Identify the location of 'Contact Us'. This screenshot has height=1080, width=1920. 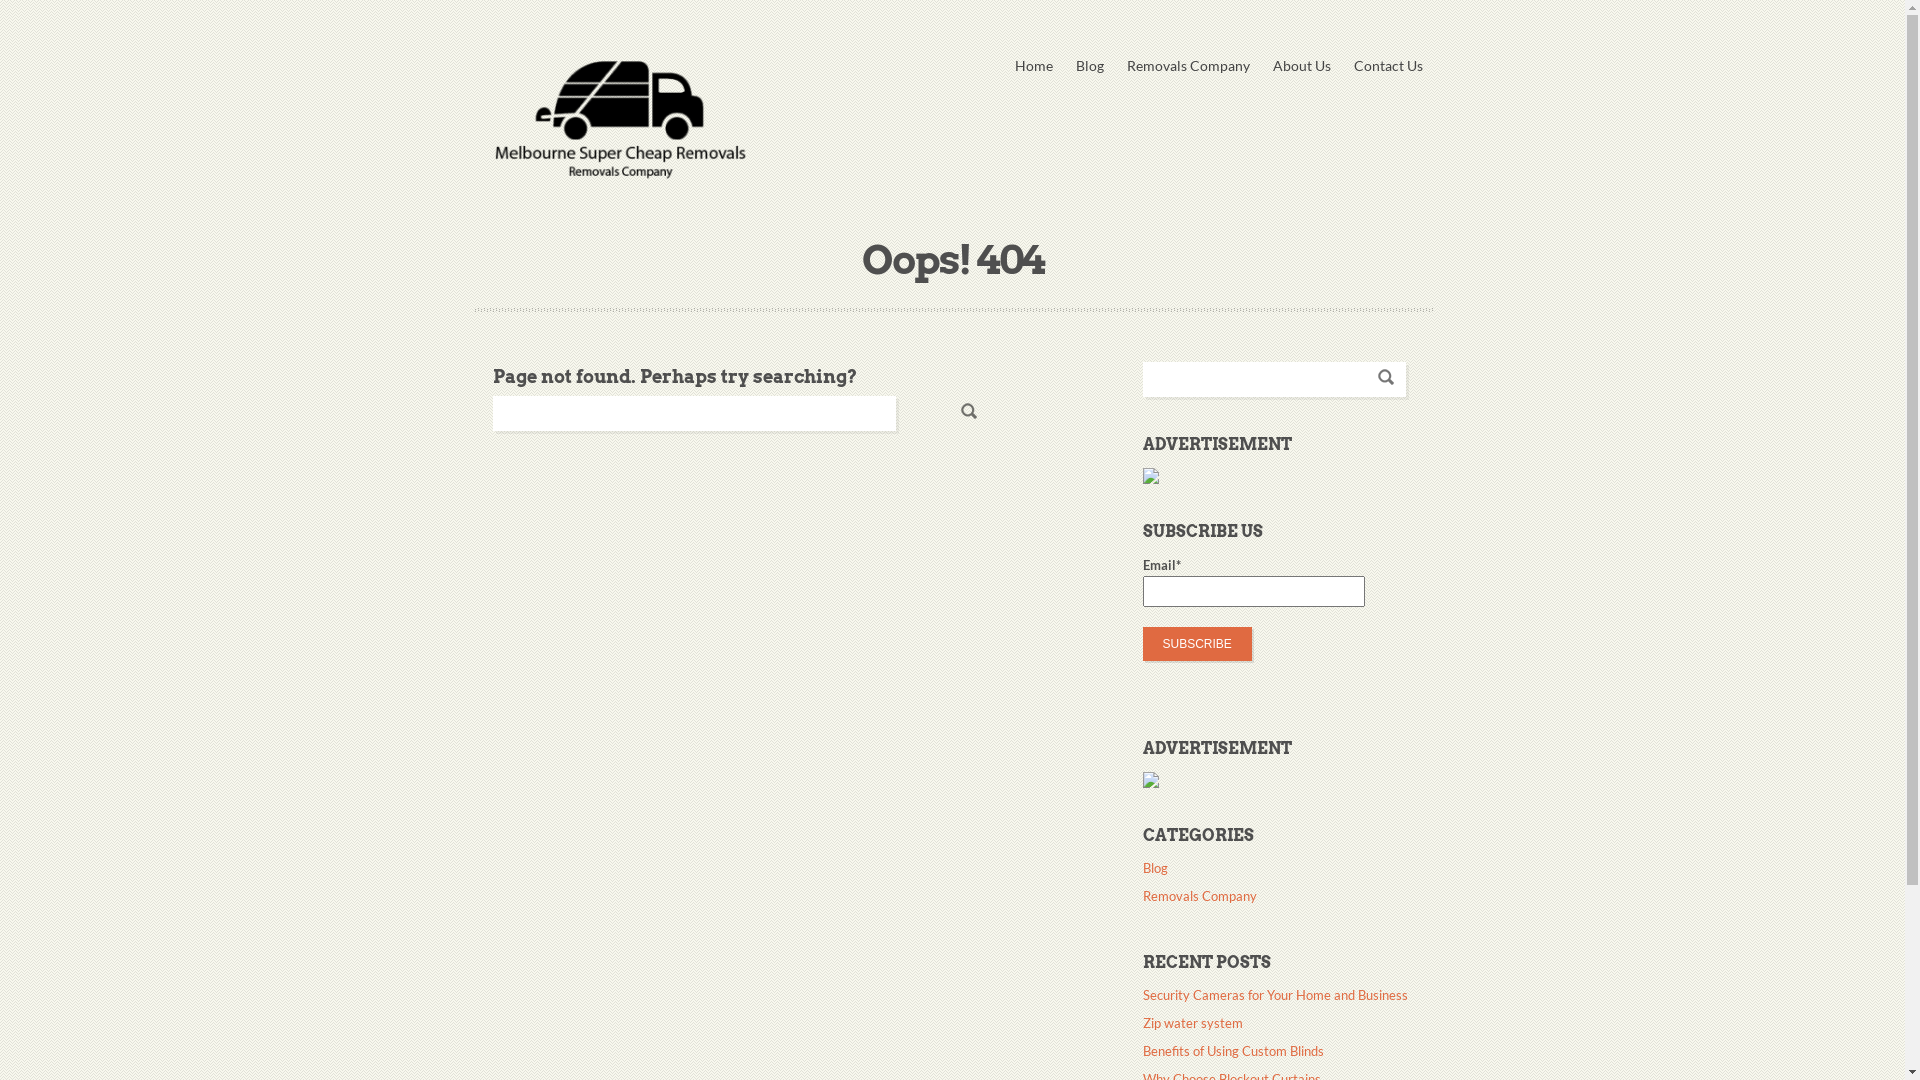
(1387, 64).